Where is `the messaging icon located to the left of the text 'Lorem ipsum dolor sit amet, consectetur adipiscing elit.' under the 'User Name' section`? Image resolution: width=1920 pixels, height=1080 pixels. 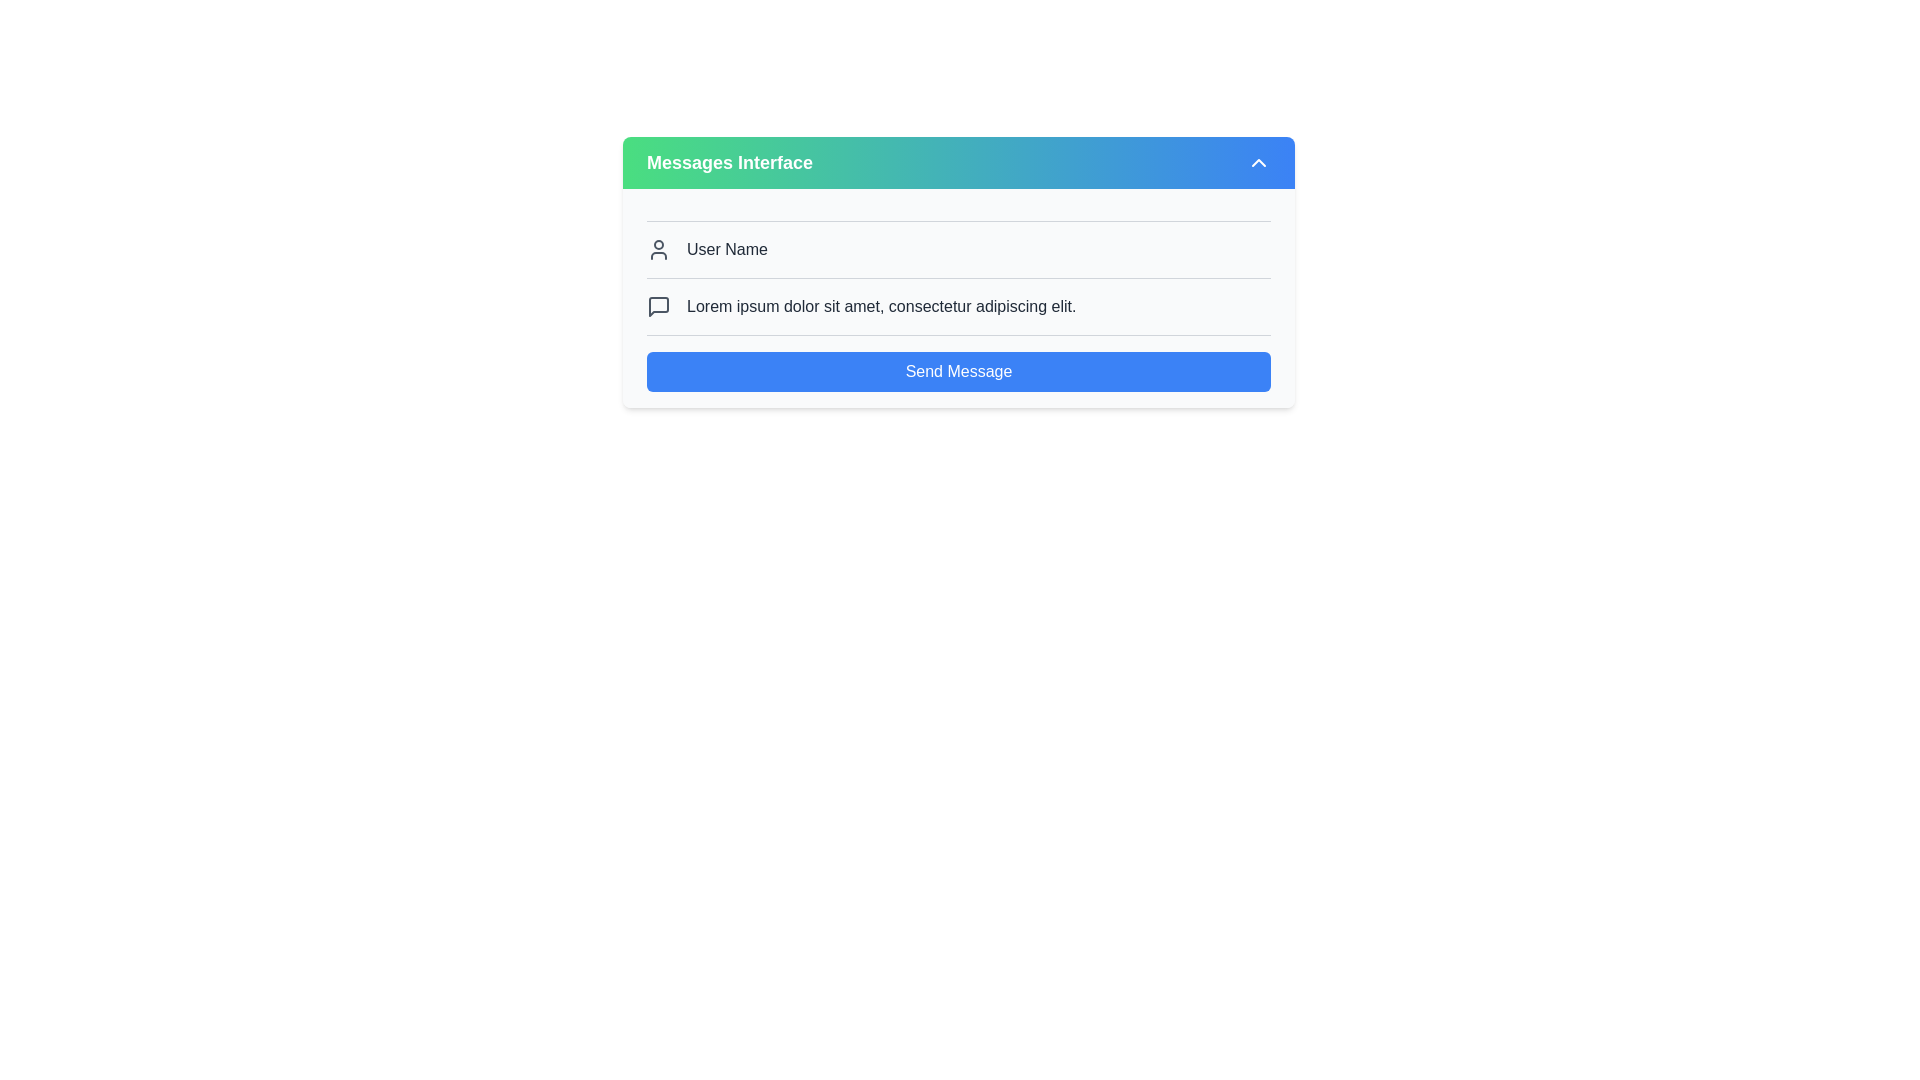 the messaging icon located to the left of the text 'Lorem ipsum dolor sit amet, consectetur adipiscing elit.' under the 'User Name' section is located at coordinates (658, 307).